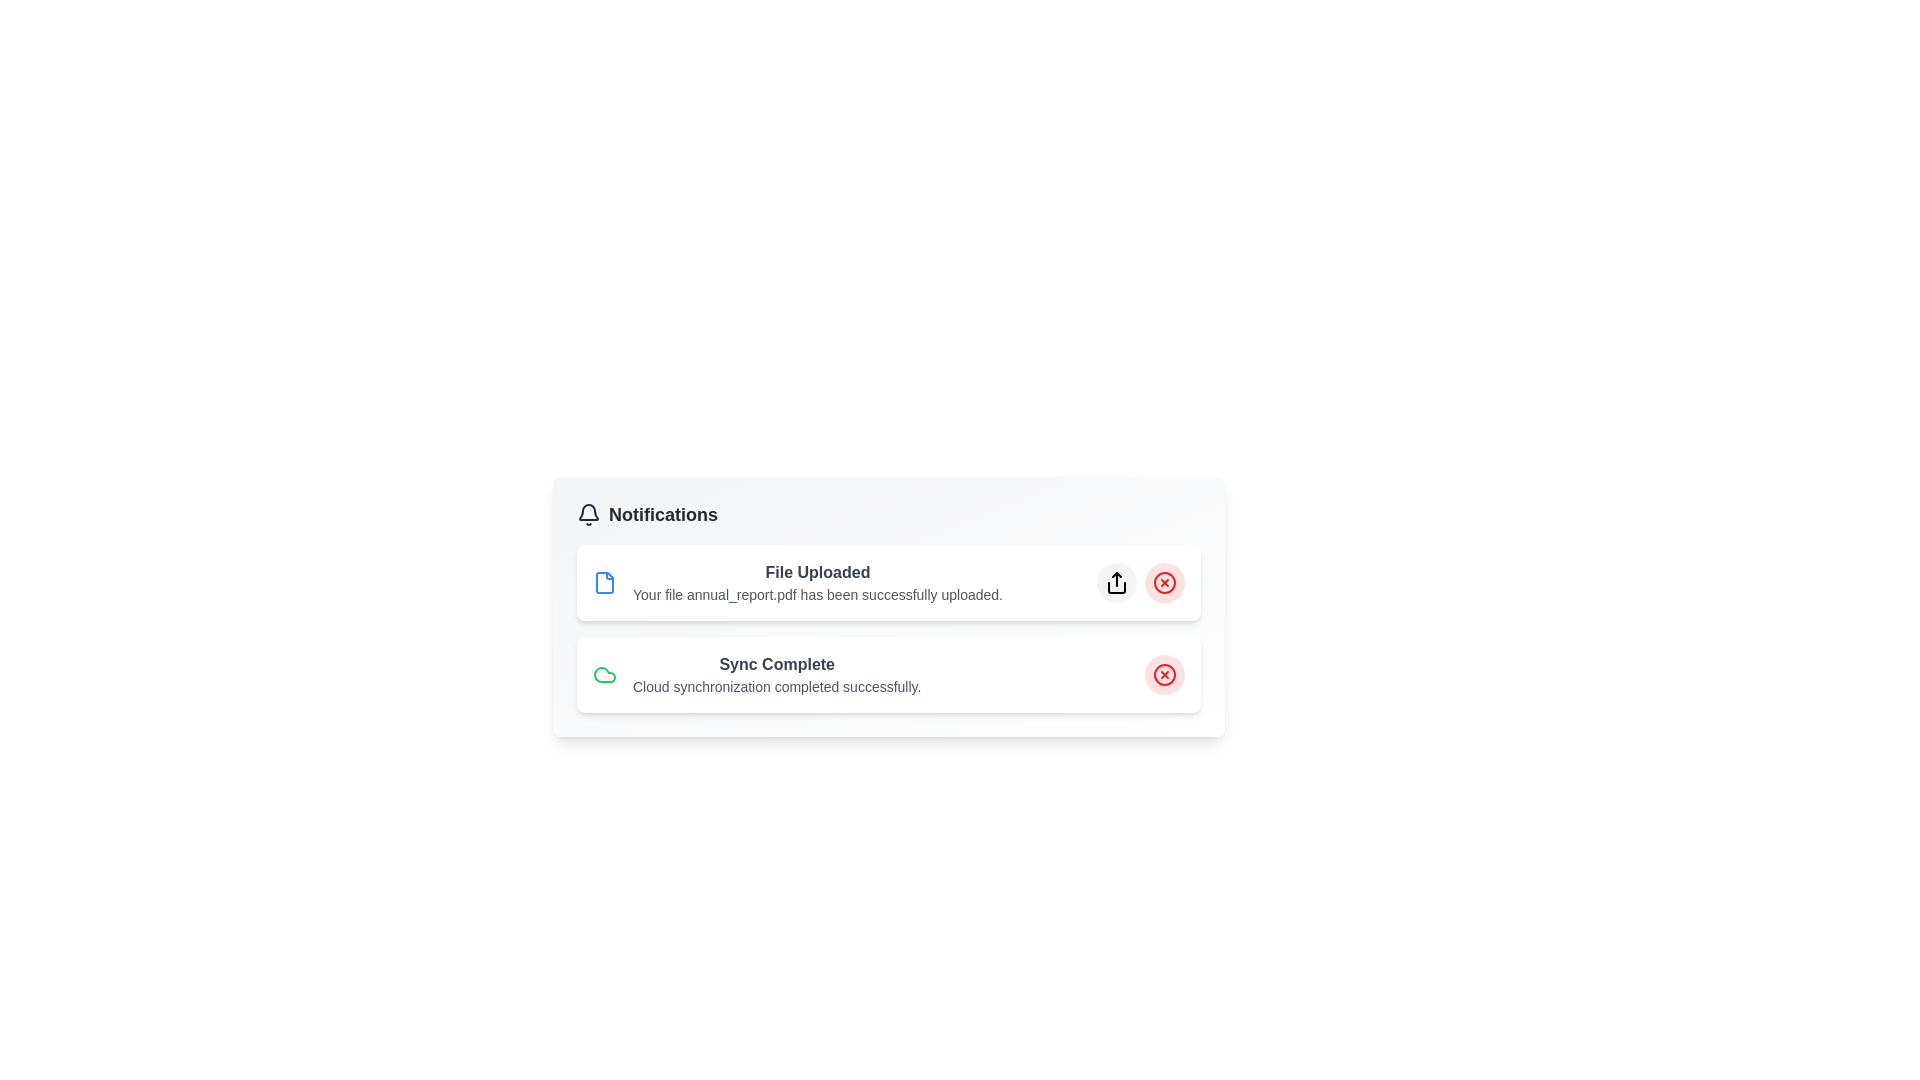 This screenshot has height=1080, width=1920. What do you see at coordinates (776, 675) in the screenshot?
I see `the second text-based notification item in the notification panel` at bounding box center [776, 675].